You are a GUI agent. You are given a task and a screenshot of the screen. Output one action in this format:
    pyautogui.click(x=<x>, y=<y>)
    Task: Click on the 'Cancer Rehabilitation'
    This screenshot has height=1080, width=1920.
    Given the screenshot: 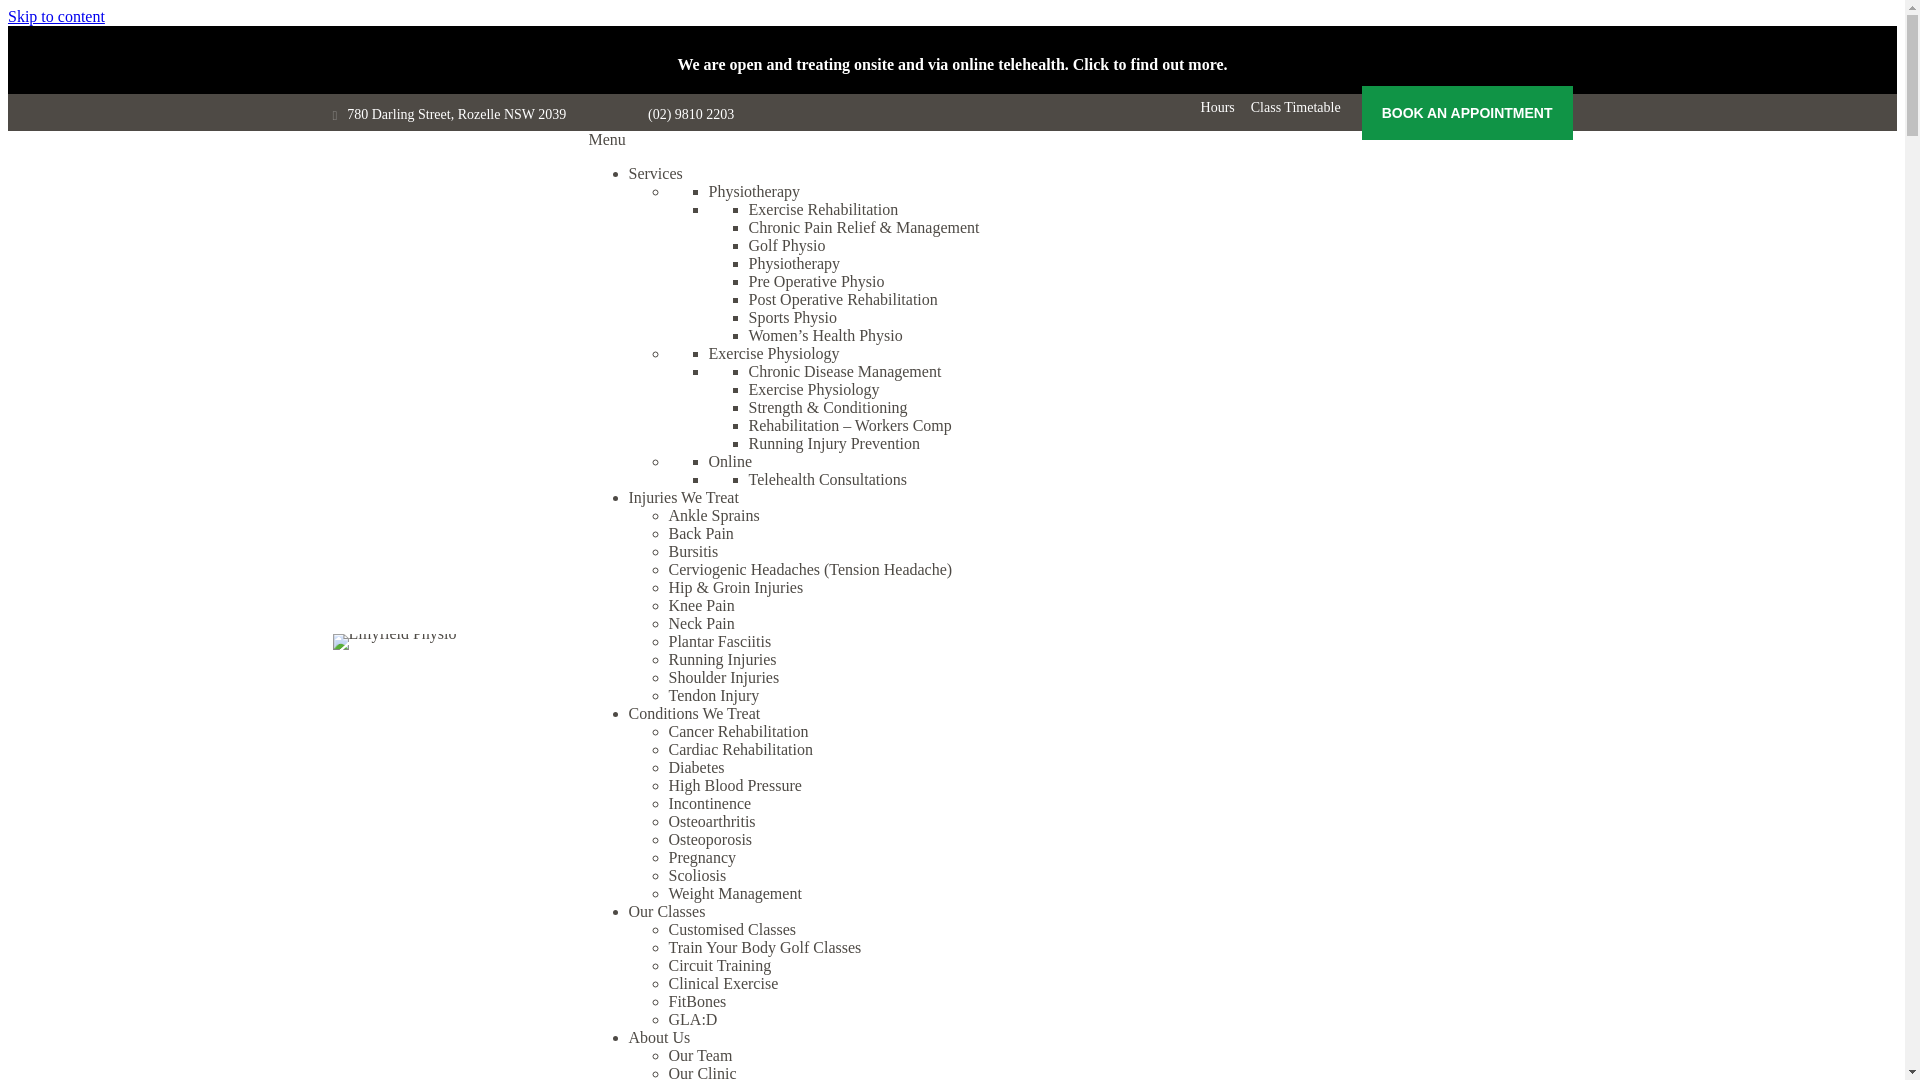 What is the action you would take?
    pyautogui.click(x=737, y=731)
    